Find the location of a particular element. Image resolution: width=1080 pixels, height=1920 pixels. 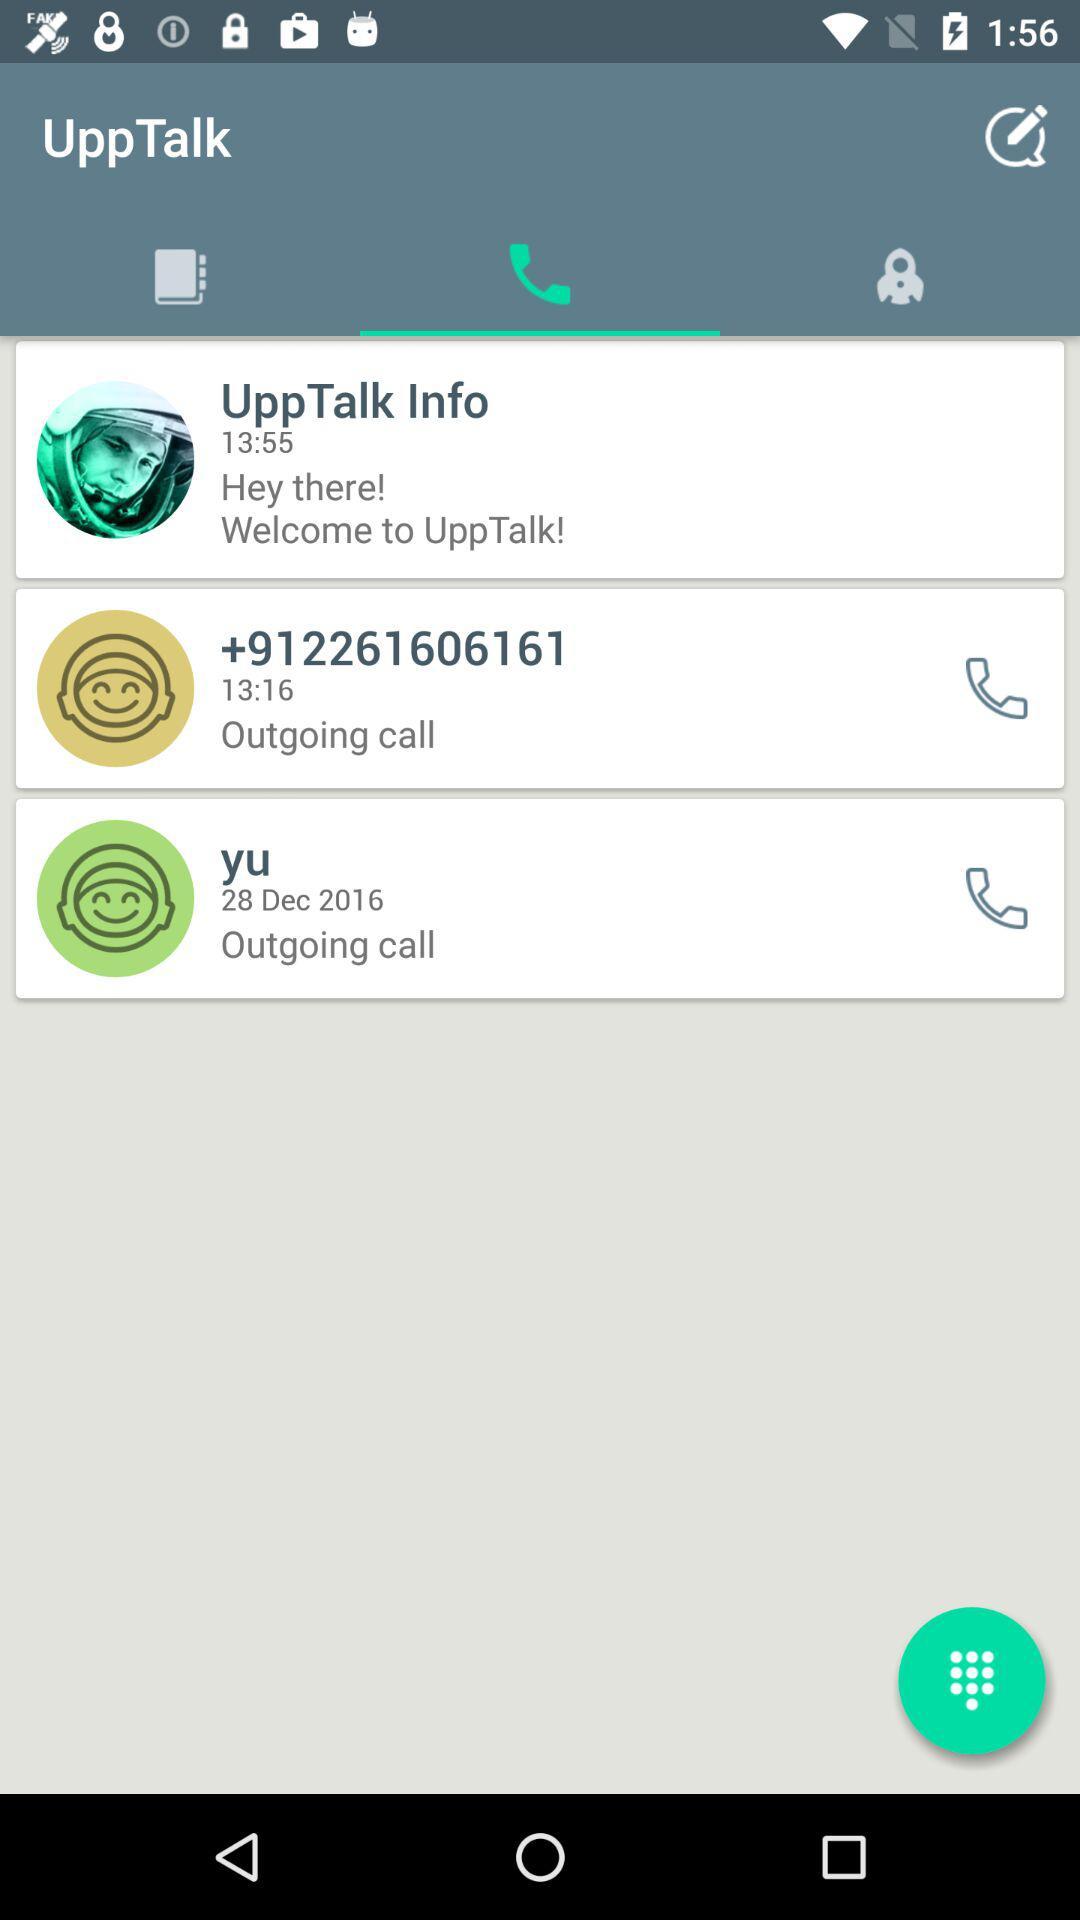

call it is located at coordinates (1009, 897).